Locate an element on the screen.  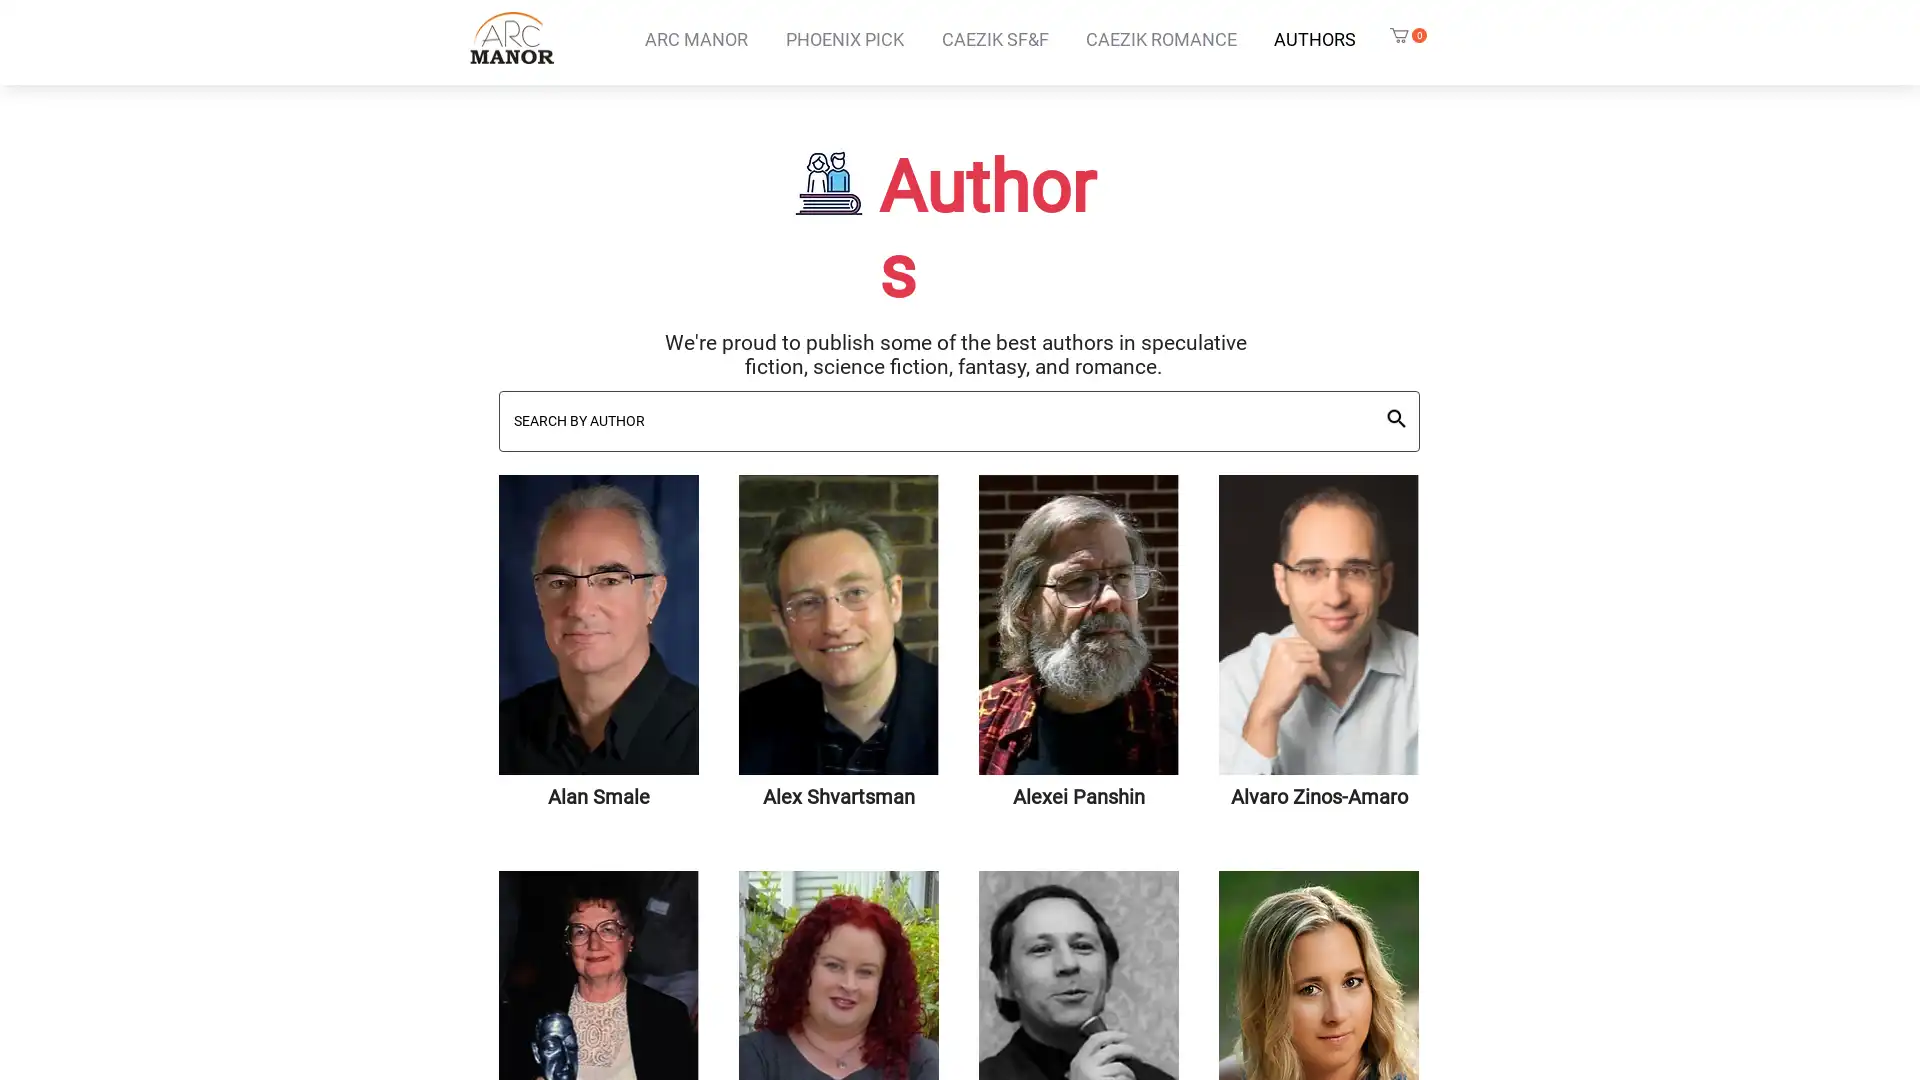
Cart with 0 items is located at coordinates (1407, 35).